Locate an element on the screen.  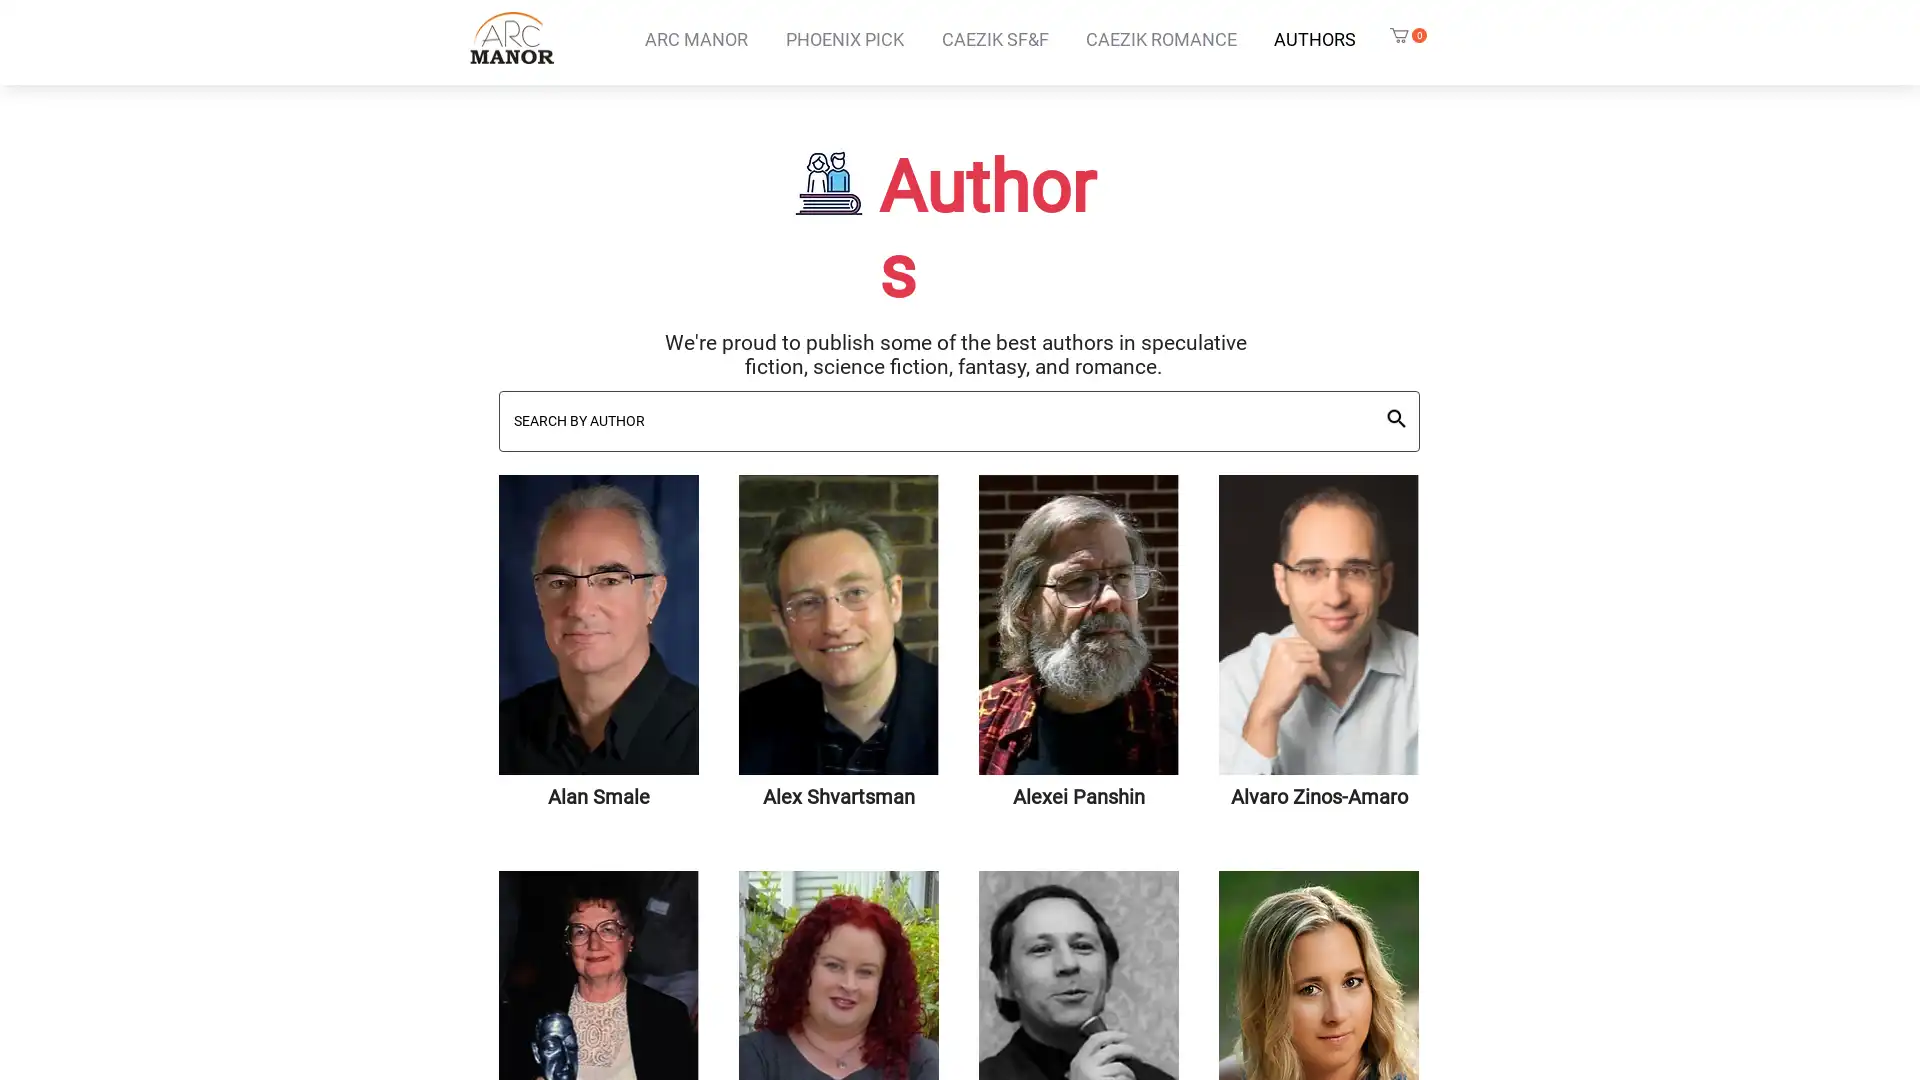
Cart with 0 items is located at coordinates (1407, 35).